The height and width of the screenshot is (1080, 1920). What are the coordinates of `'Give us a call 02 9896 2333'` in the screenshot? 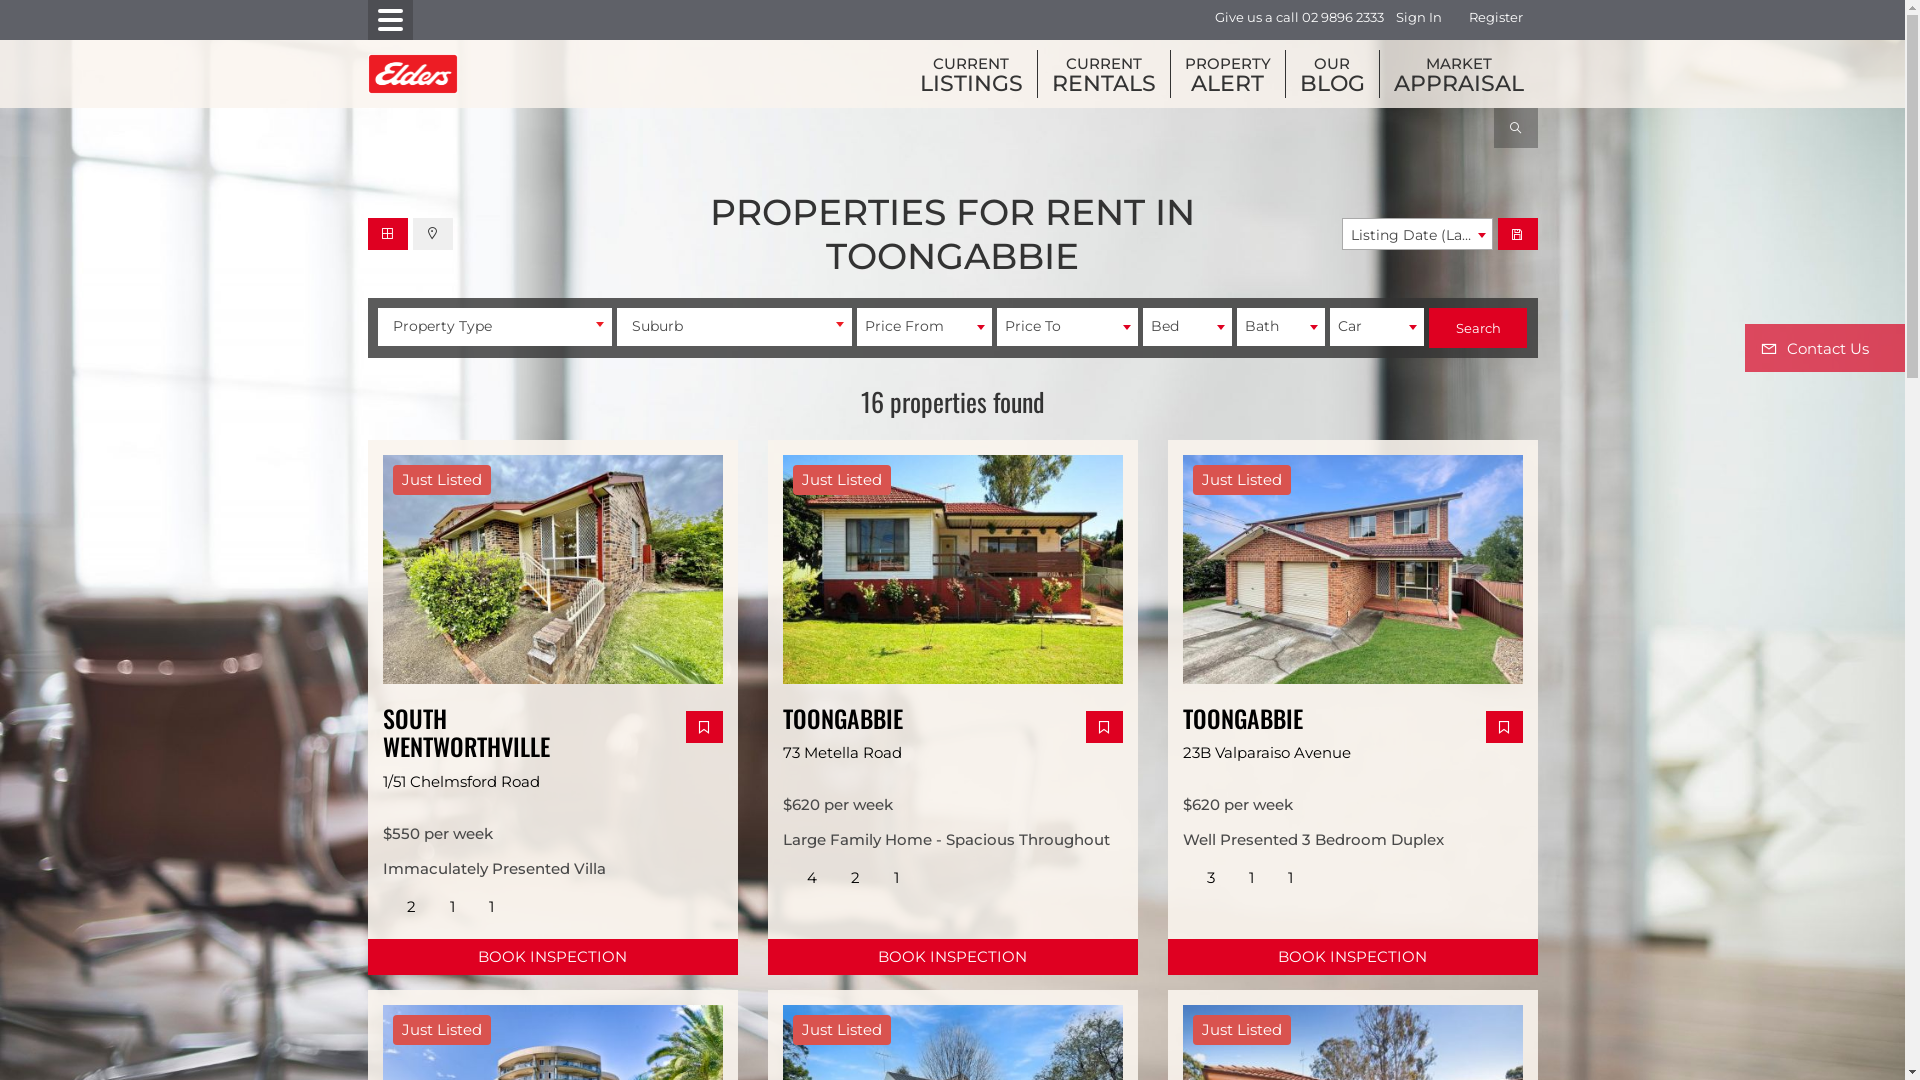 It's located at (1298, 17).